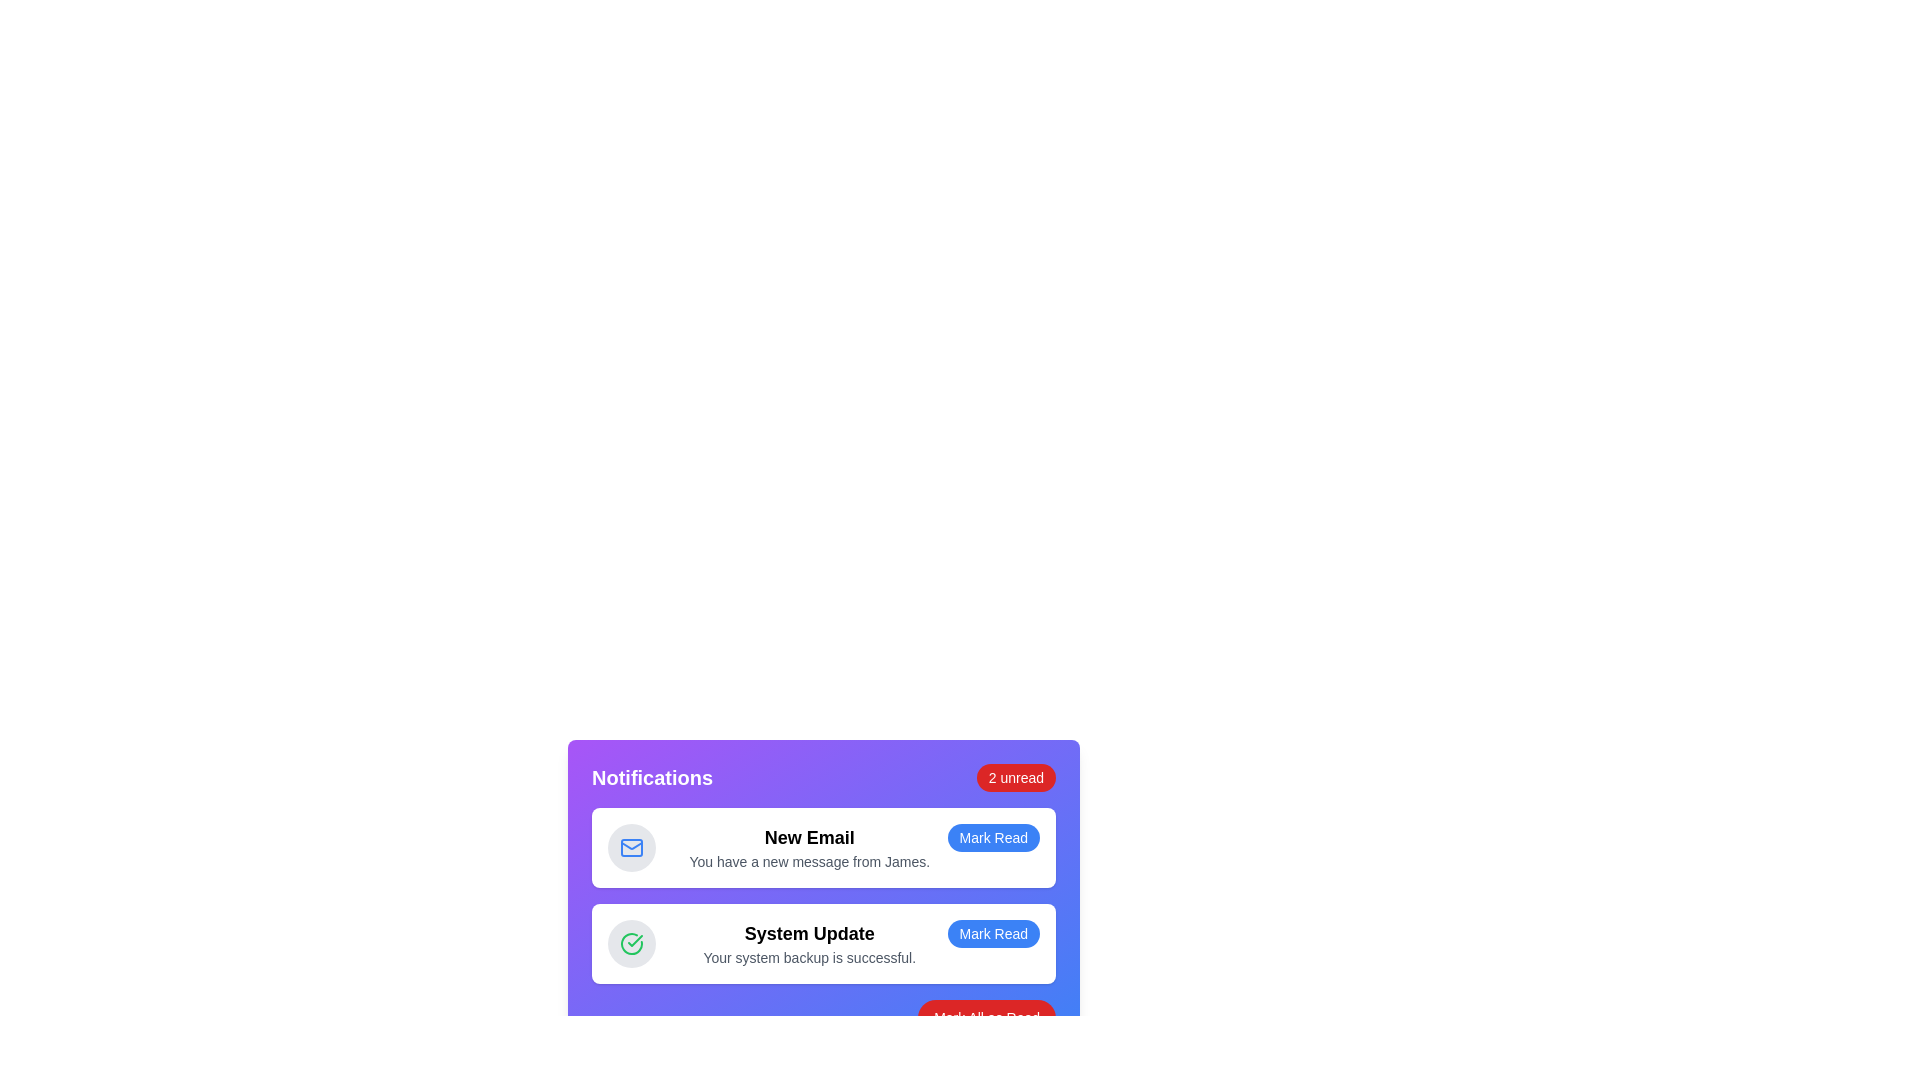  I want to click on the circular button with a light gray background and a blue email icon, which represents the 'New Email' notification in the top-left corner of the notification card, so click(631, 848).